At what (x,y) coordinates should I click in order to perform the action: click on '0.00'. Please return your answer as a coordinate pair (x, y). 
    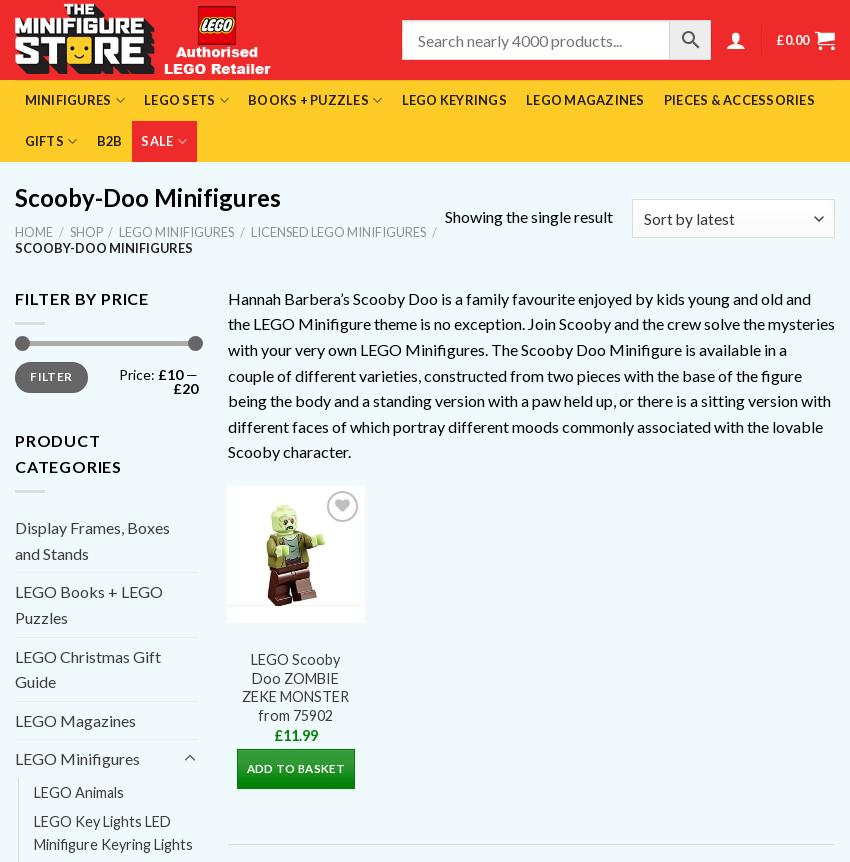
    Looking at the image, I should click on (783, 38).